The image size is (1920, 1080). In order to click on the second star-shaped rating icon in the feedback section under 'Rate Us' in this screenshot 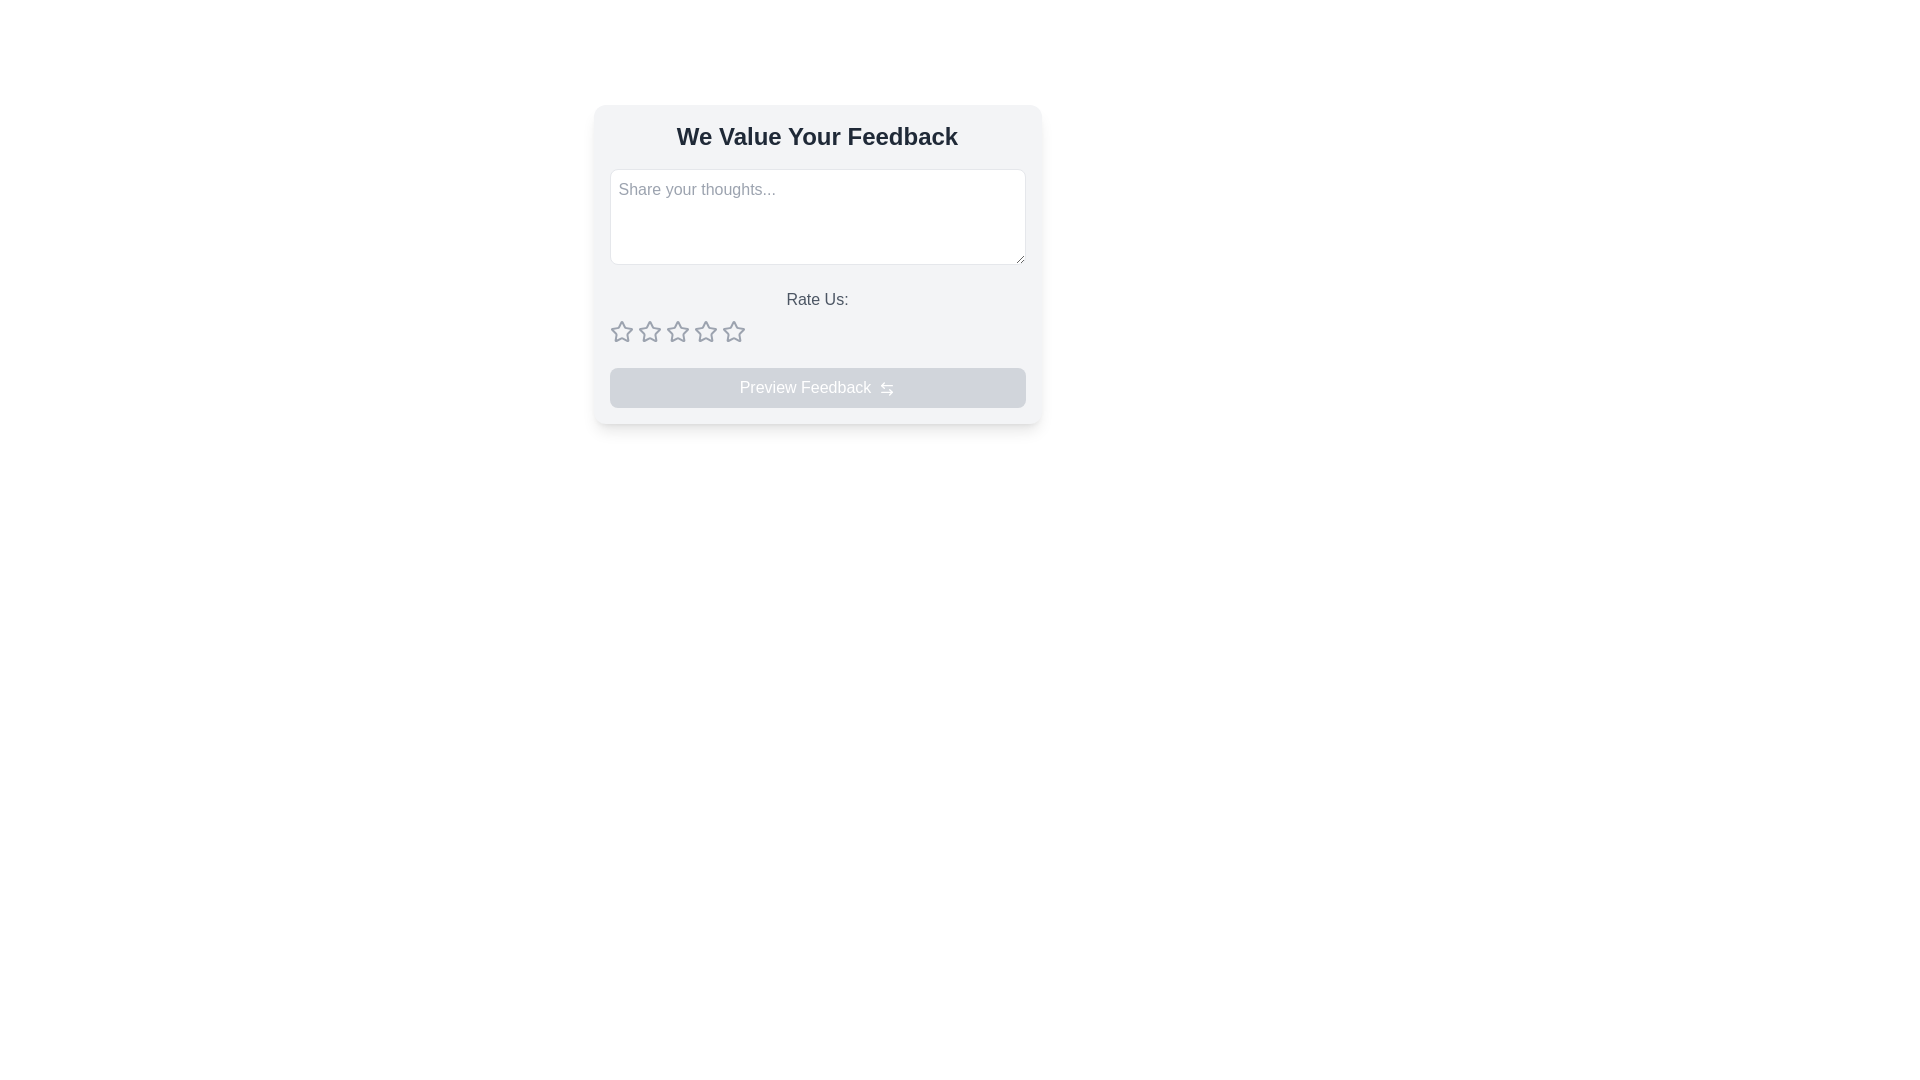, I will do `click(649, 330)`.